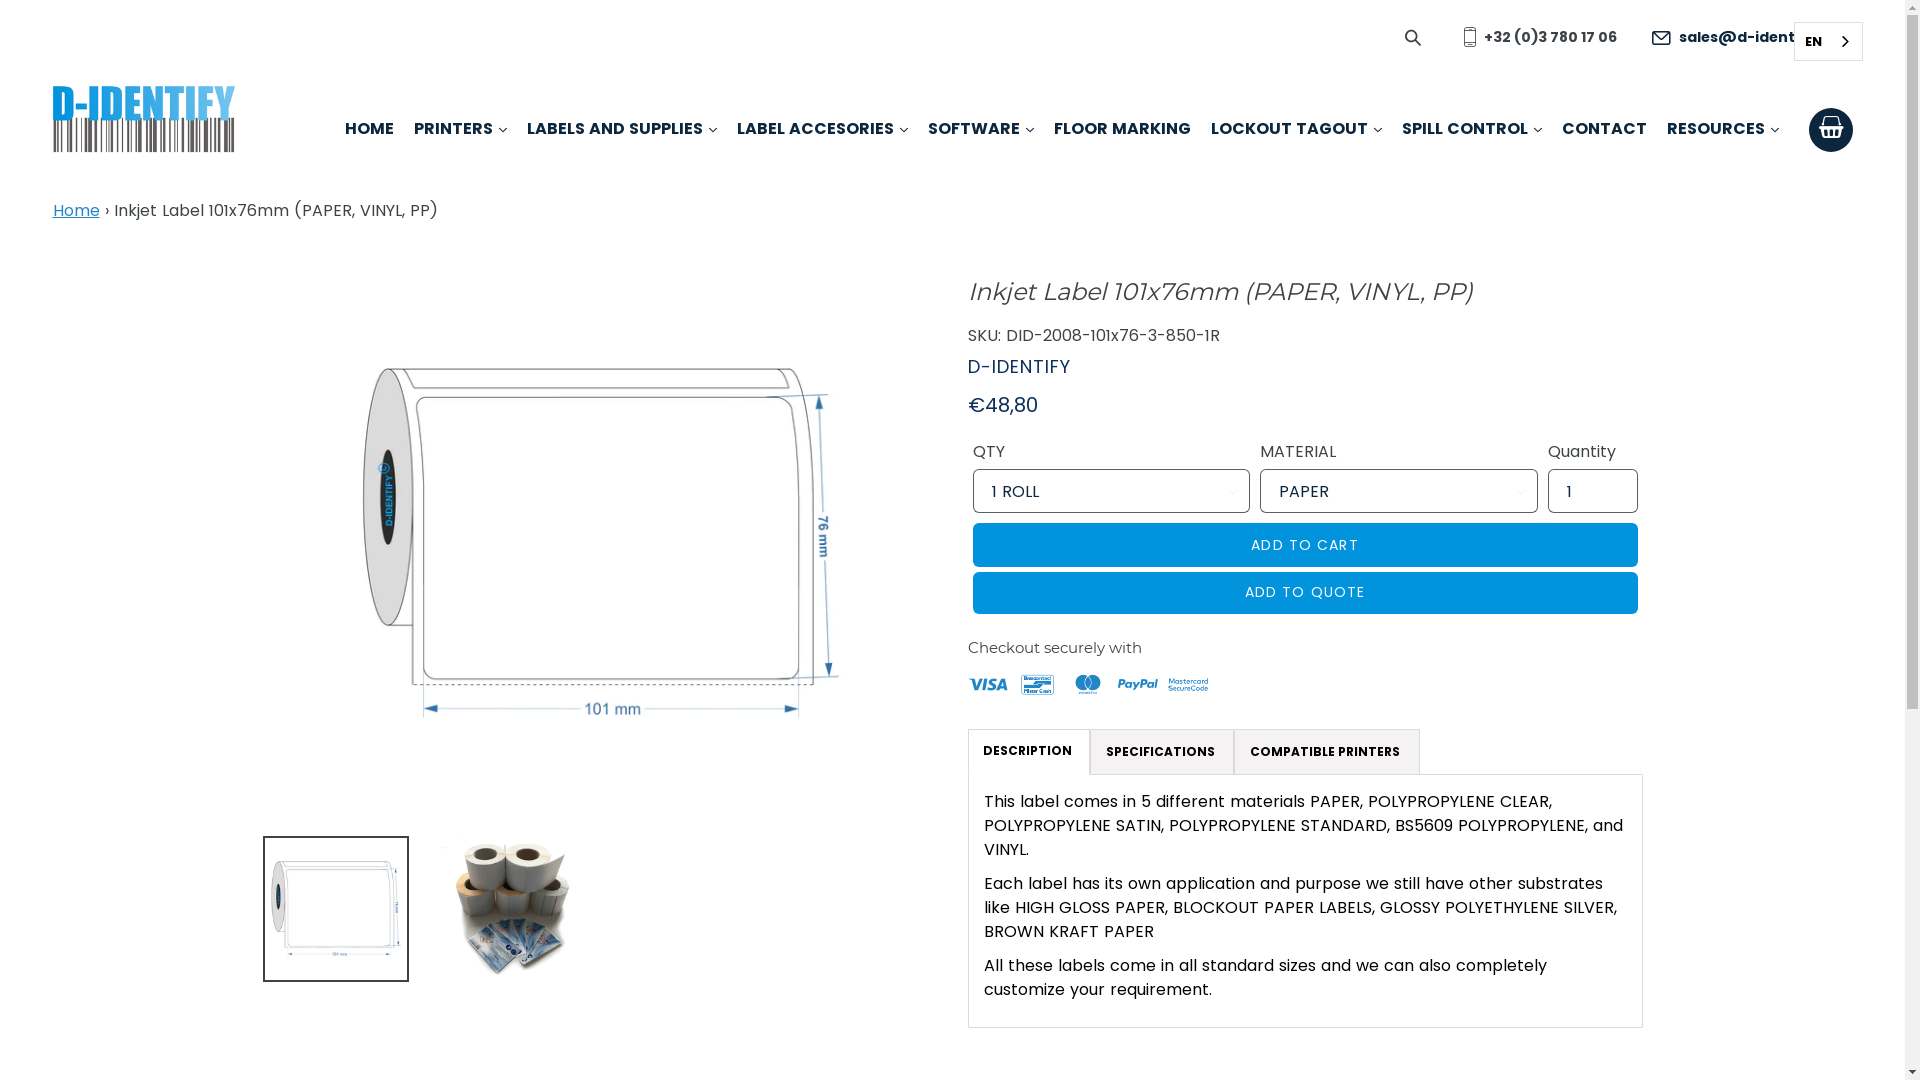 Image resolution: width=1920 pixels, height=1080 pixels. Describe the element at coordinates (1560, 131) in the screenshot. I see `'CONTACT'` at that location.